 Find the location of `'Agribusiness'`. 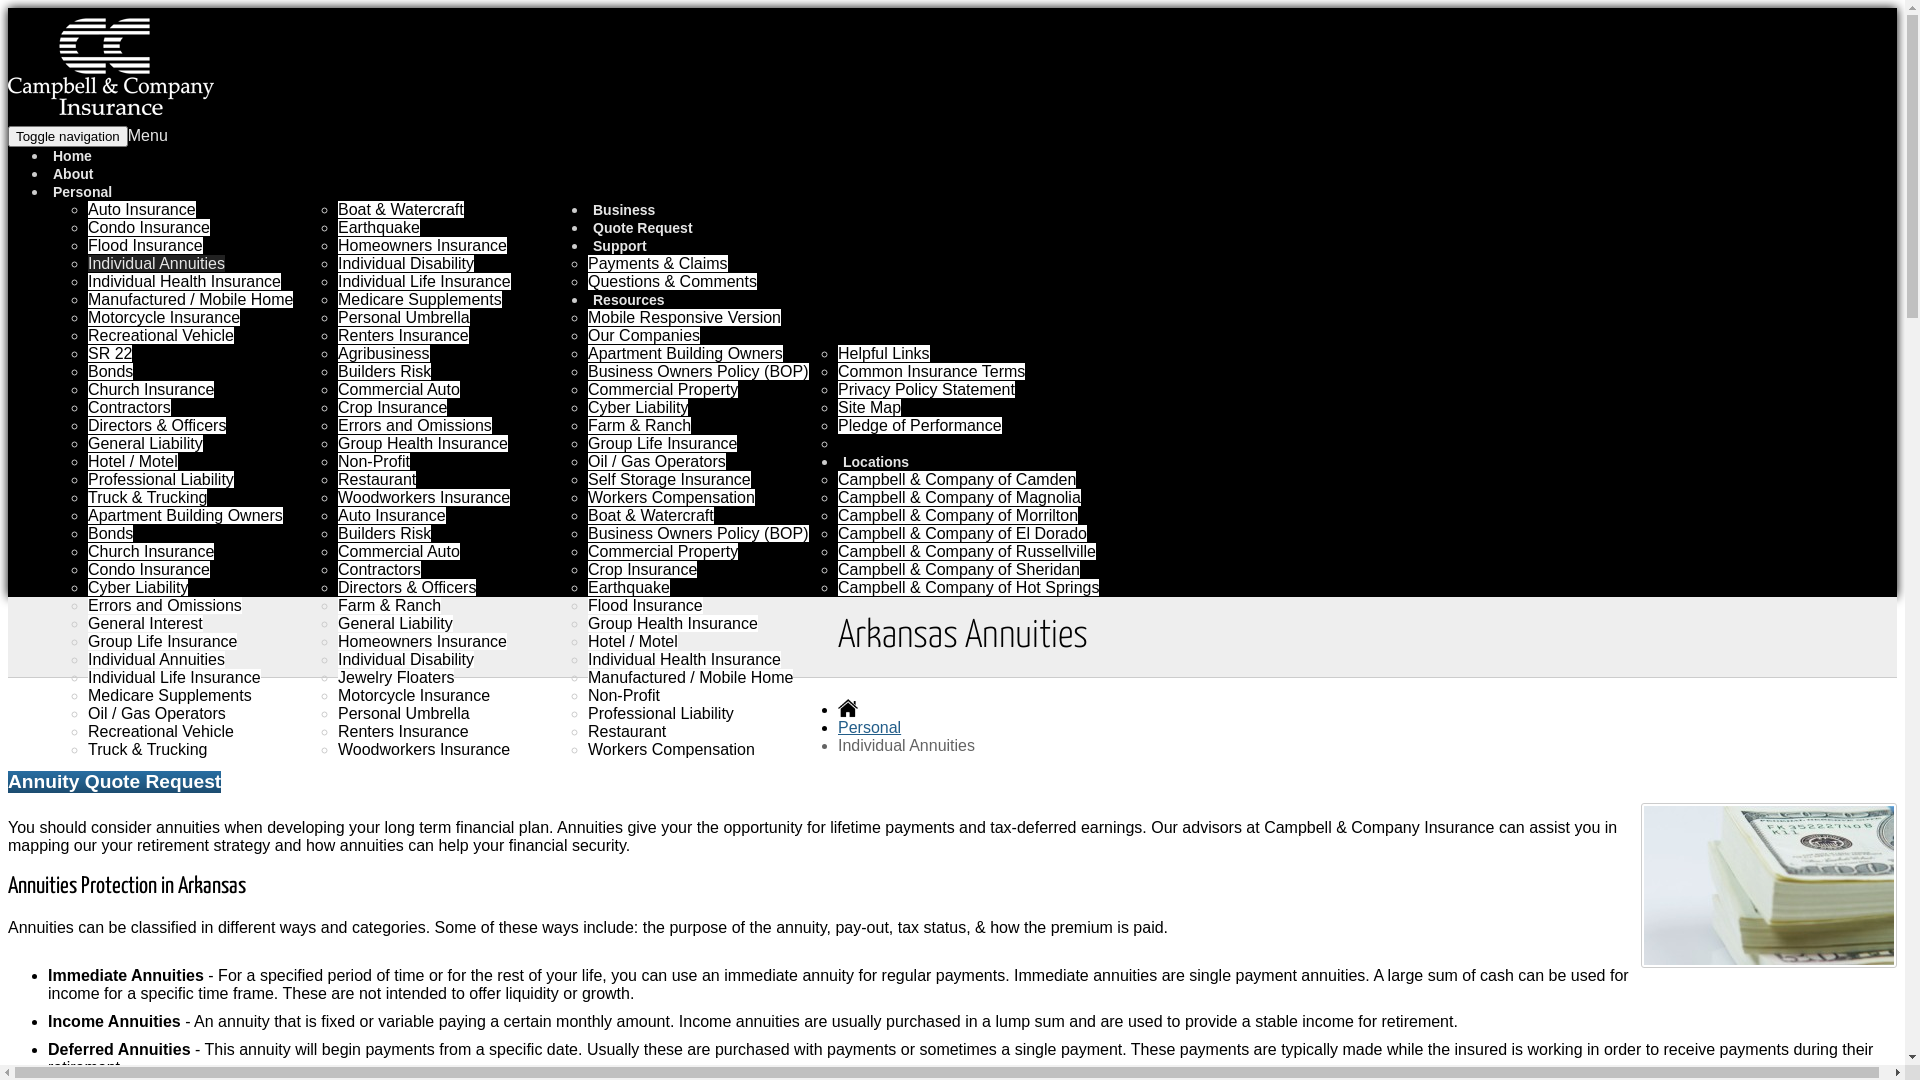

'Agribusiness' is located at coordinates (384, 352).